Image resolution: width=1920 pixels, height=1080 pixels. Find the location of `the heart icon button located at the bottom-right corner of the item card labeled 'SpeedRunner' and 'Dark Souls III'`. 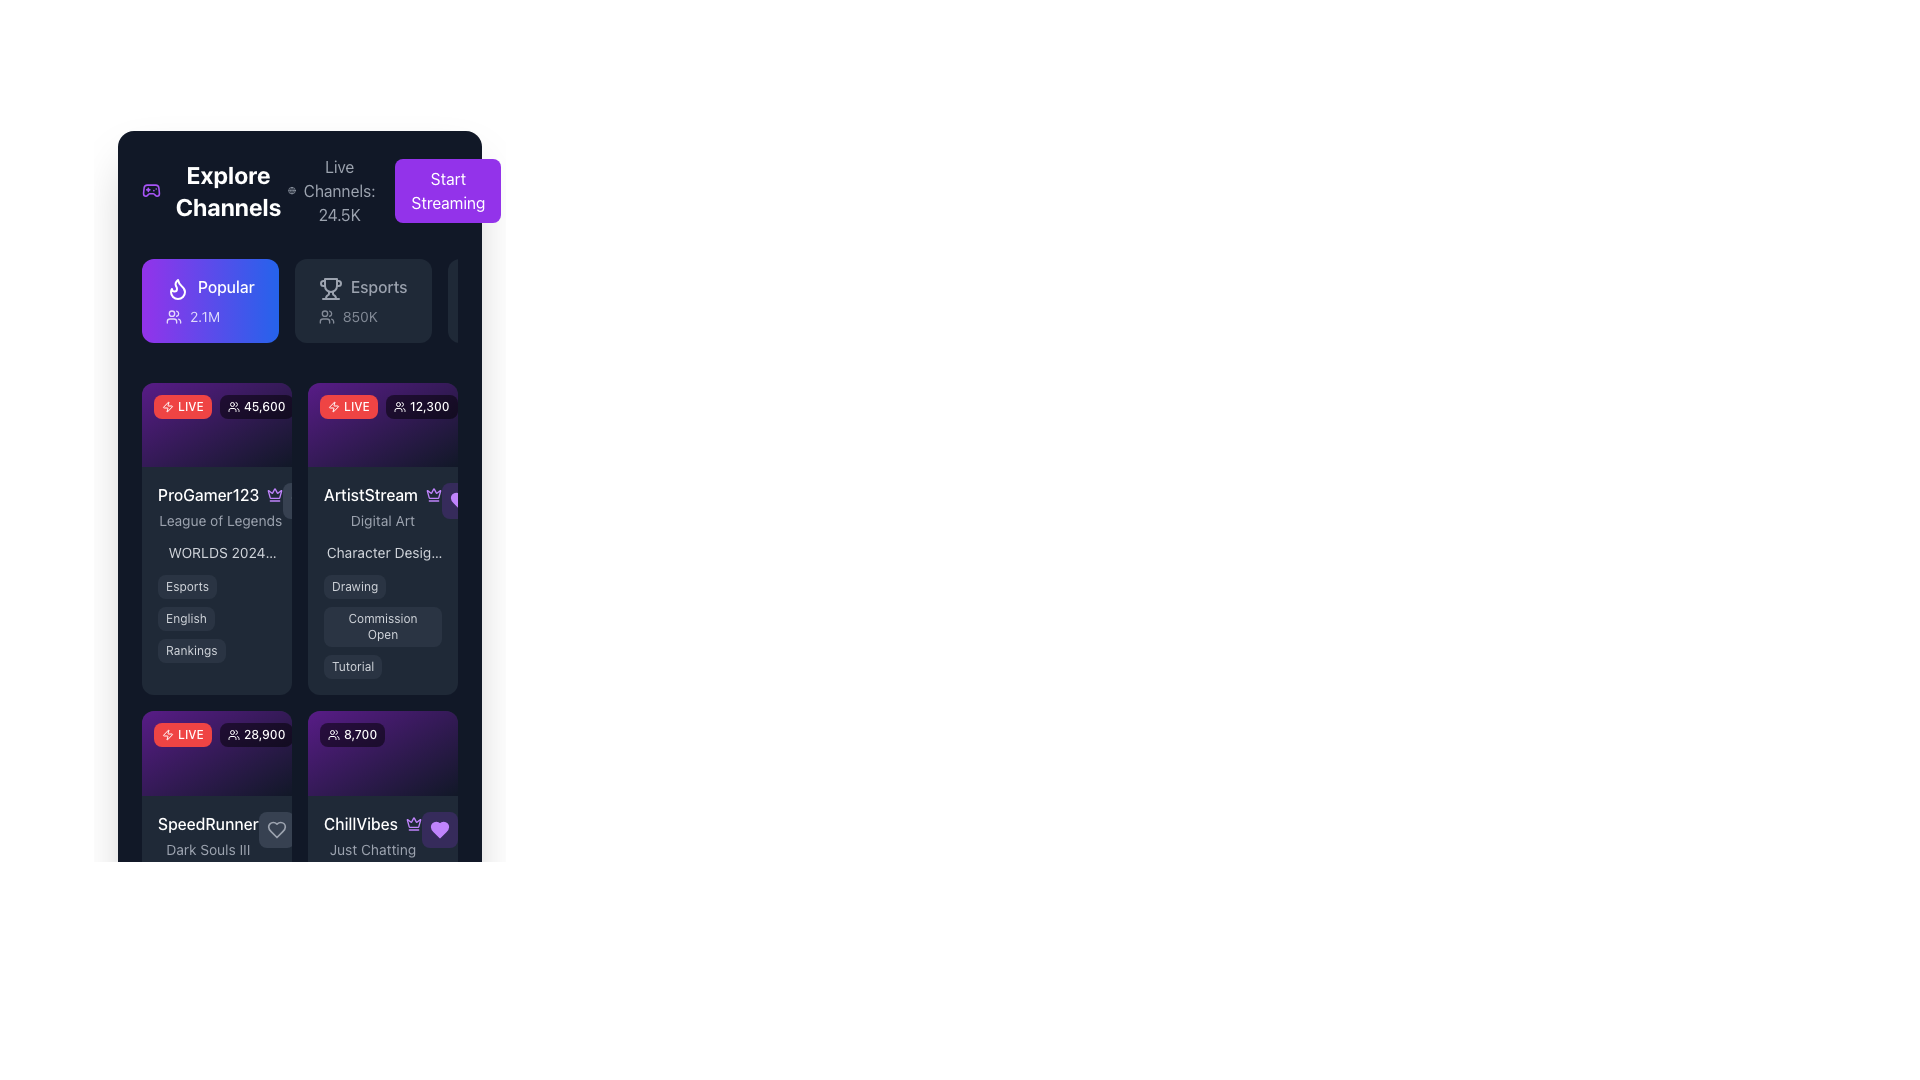

the heart icon button located at the bottom-right corner of the item card labeled 'SpeedRunner' and 'Dark Souls III' is located at coordinates (275, 829).